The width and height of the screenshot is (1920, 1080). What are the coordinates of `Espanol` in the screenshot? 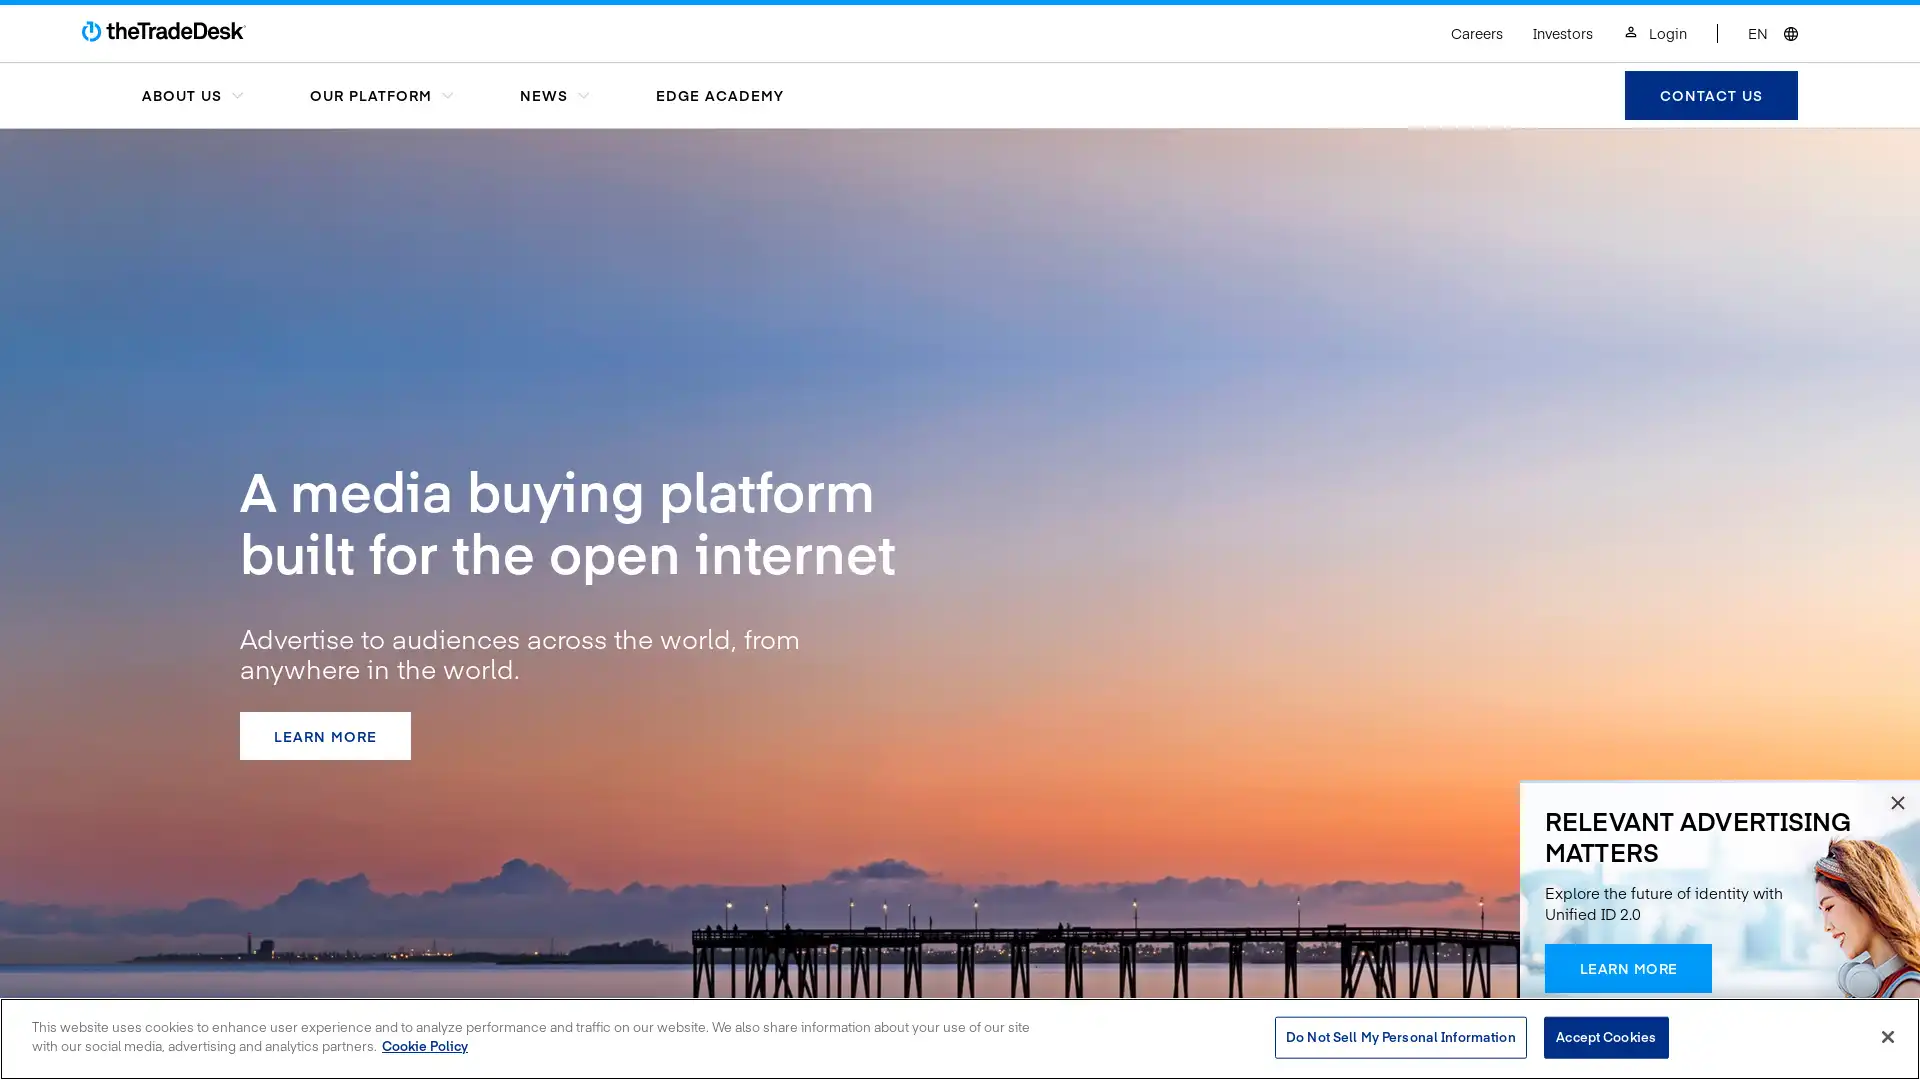 It's located at (1692, 13).